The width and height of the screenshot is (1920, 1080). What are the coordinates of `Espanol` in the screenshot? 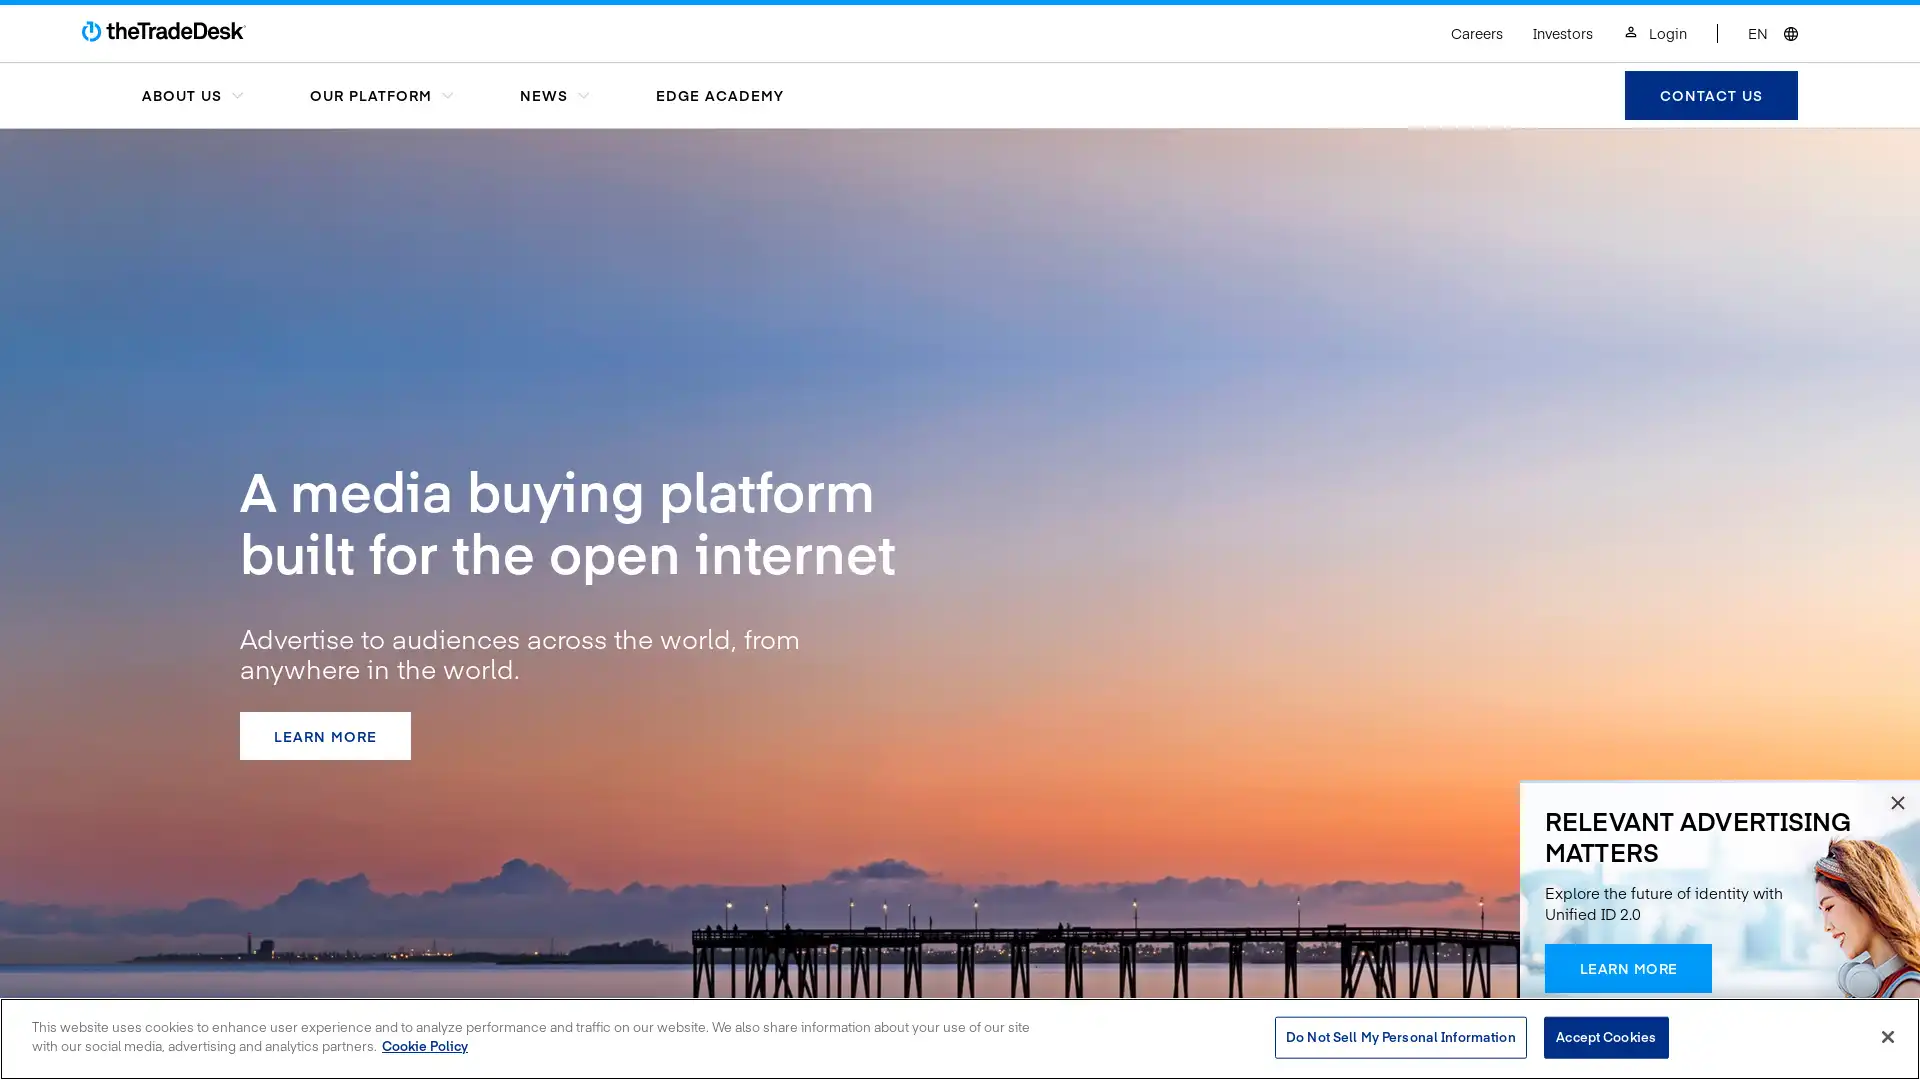 It's located at (1692, 13).